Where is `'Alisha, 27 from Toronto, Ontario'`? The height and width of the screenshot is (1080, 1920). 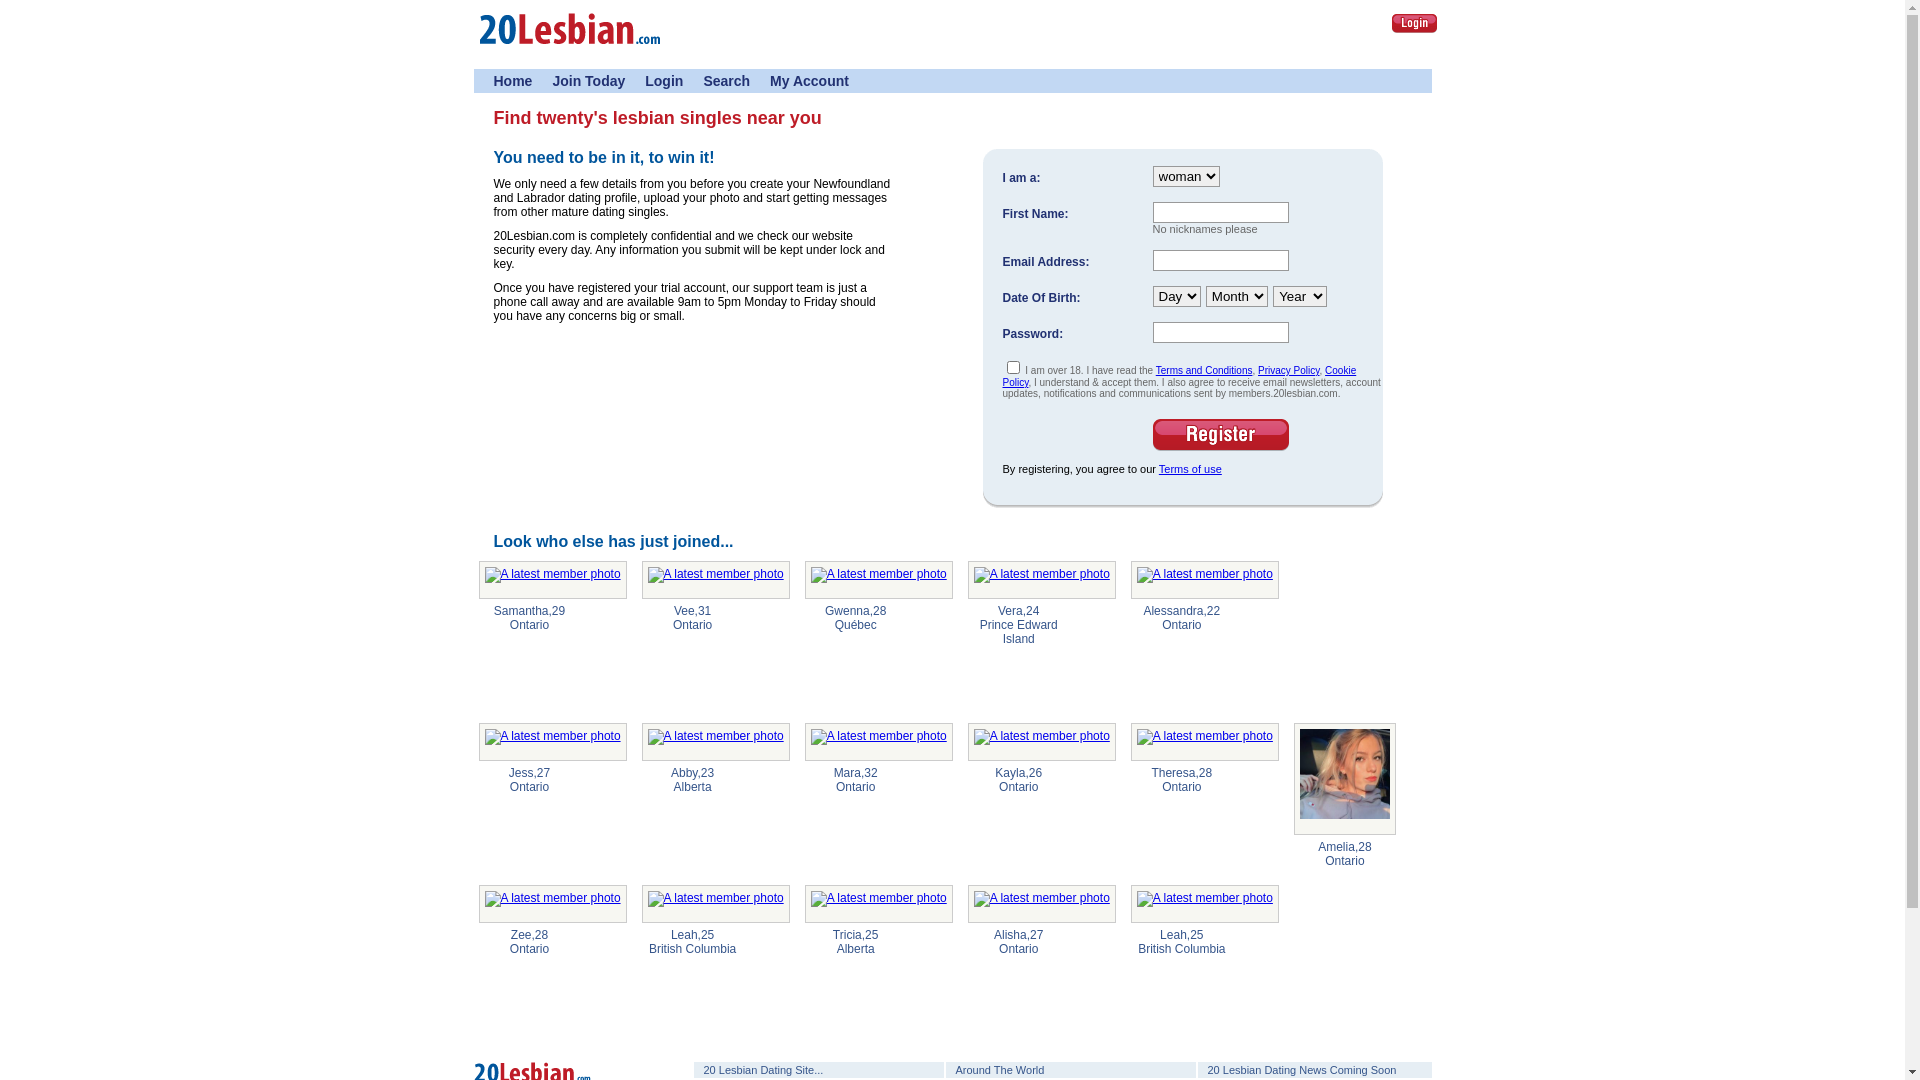 'Alisha, 27 from Toronto, Ontario' is located at coordinates (1040, 903).